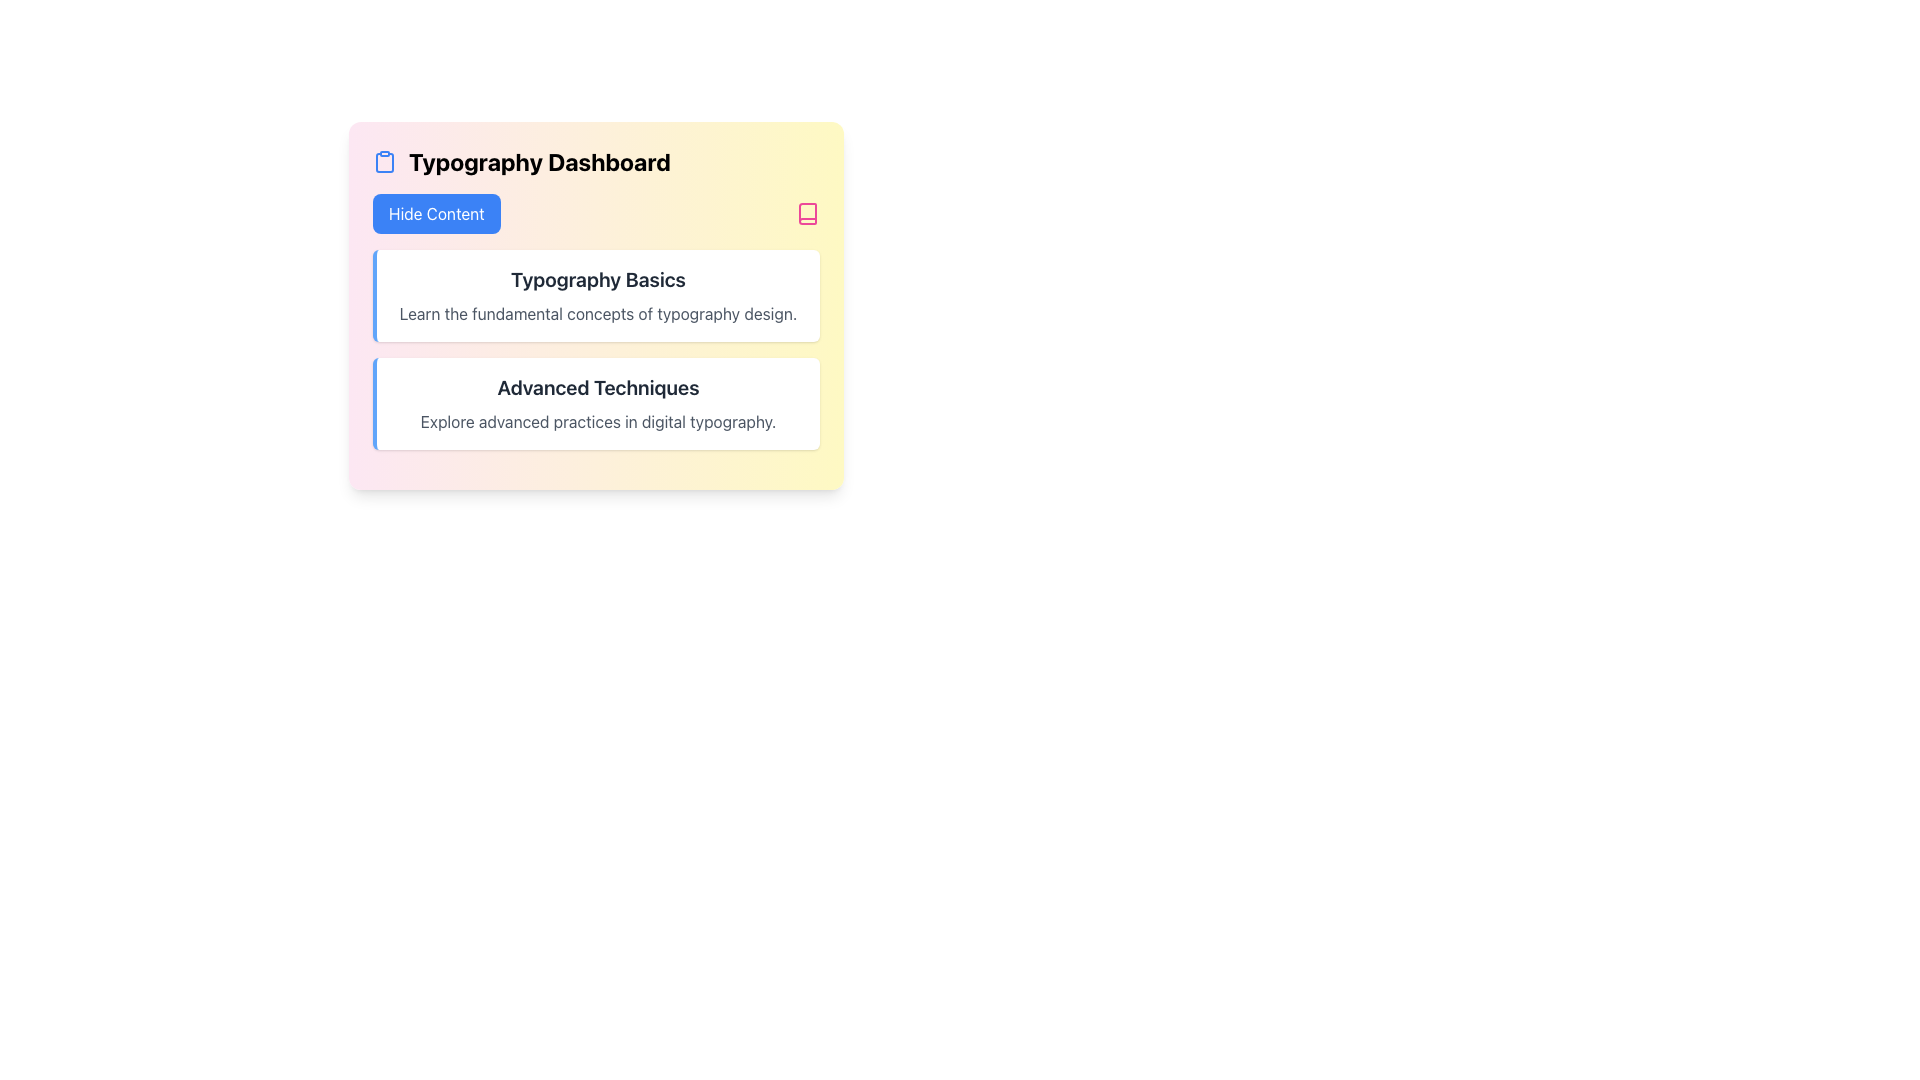 The image size is (1920, 1080). Describe the element at coordinates (597, 420) in the screenshot. I see `the text label that reads 'Explore advanced practices in digital typography.' This label is located beneath 'Advanced Techniques' within a white section bordered with blue, part of the 'Typography Dashboard' card` at that location.